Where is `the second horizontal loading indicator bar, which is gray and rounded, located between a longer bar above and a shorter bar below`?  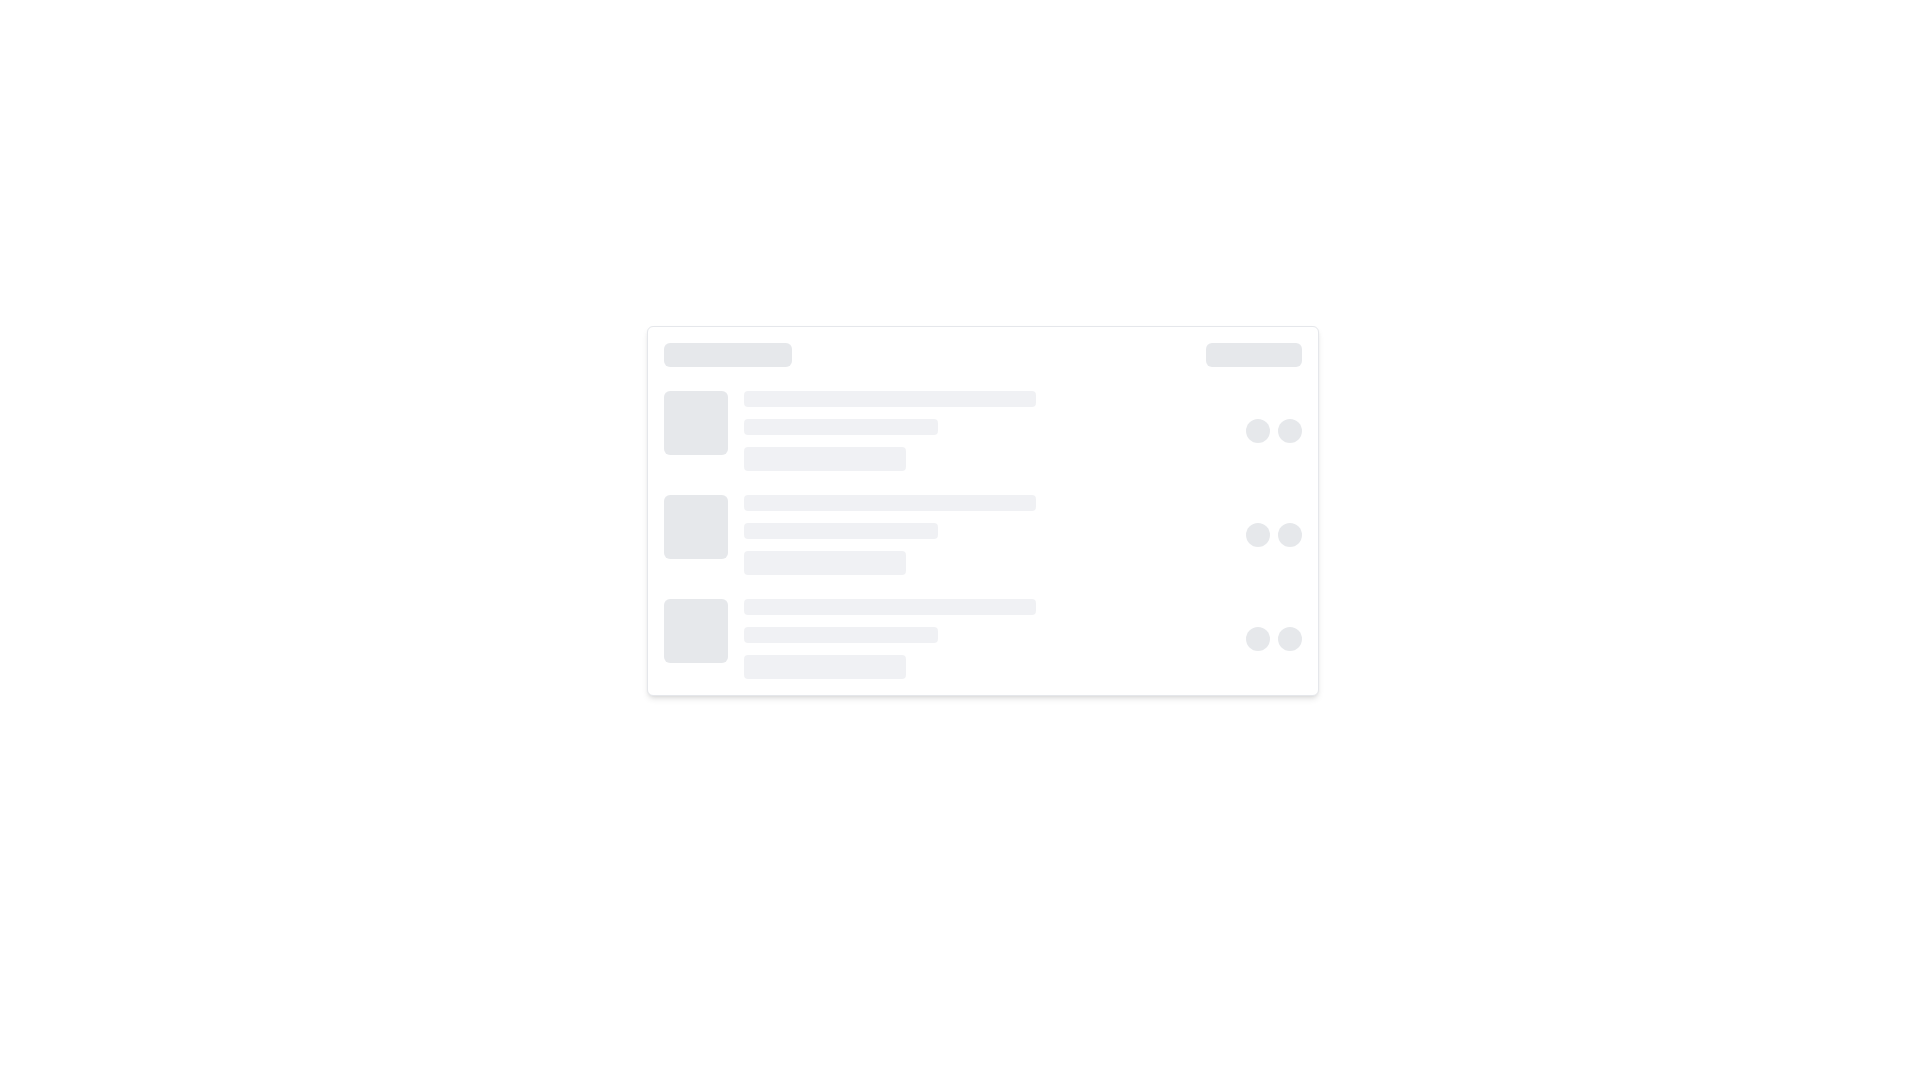
the second horizontal loading indicator bar, which is gray and rounded, located between a longer bar above and a shorter bar below is located at coordinates (841, 426).